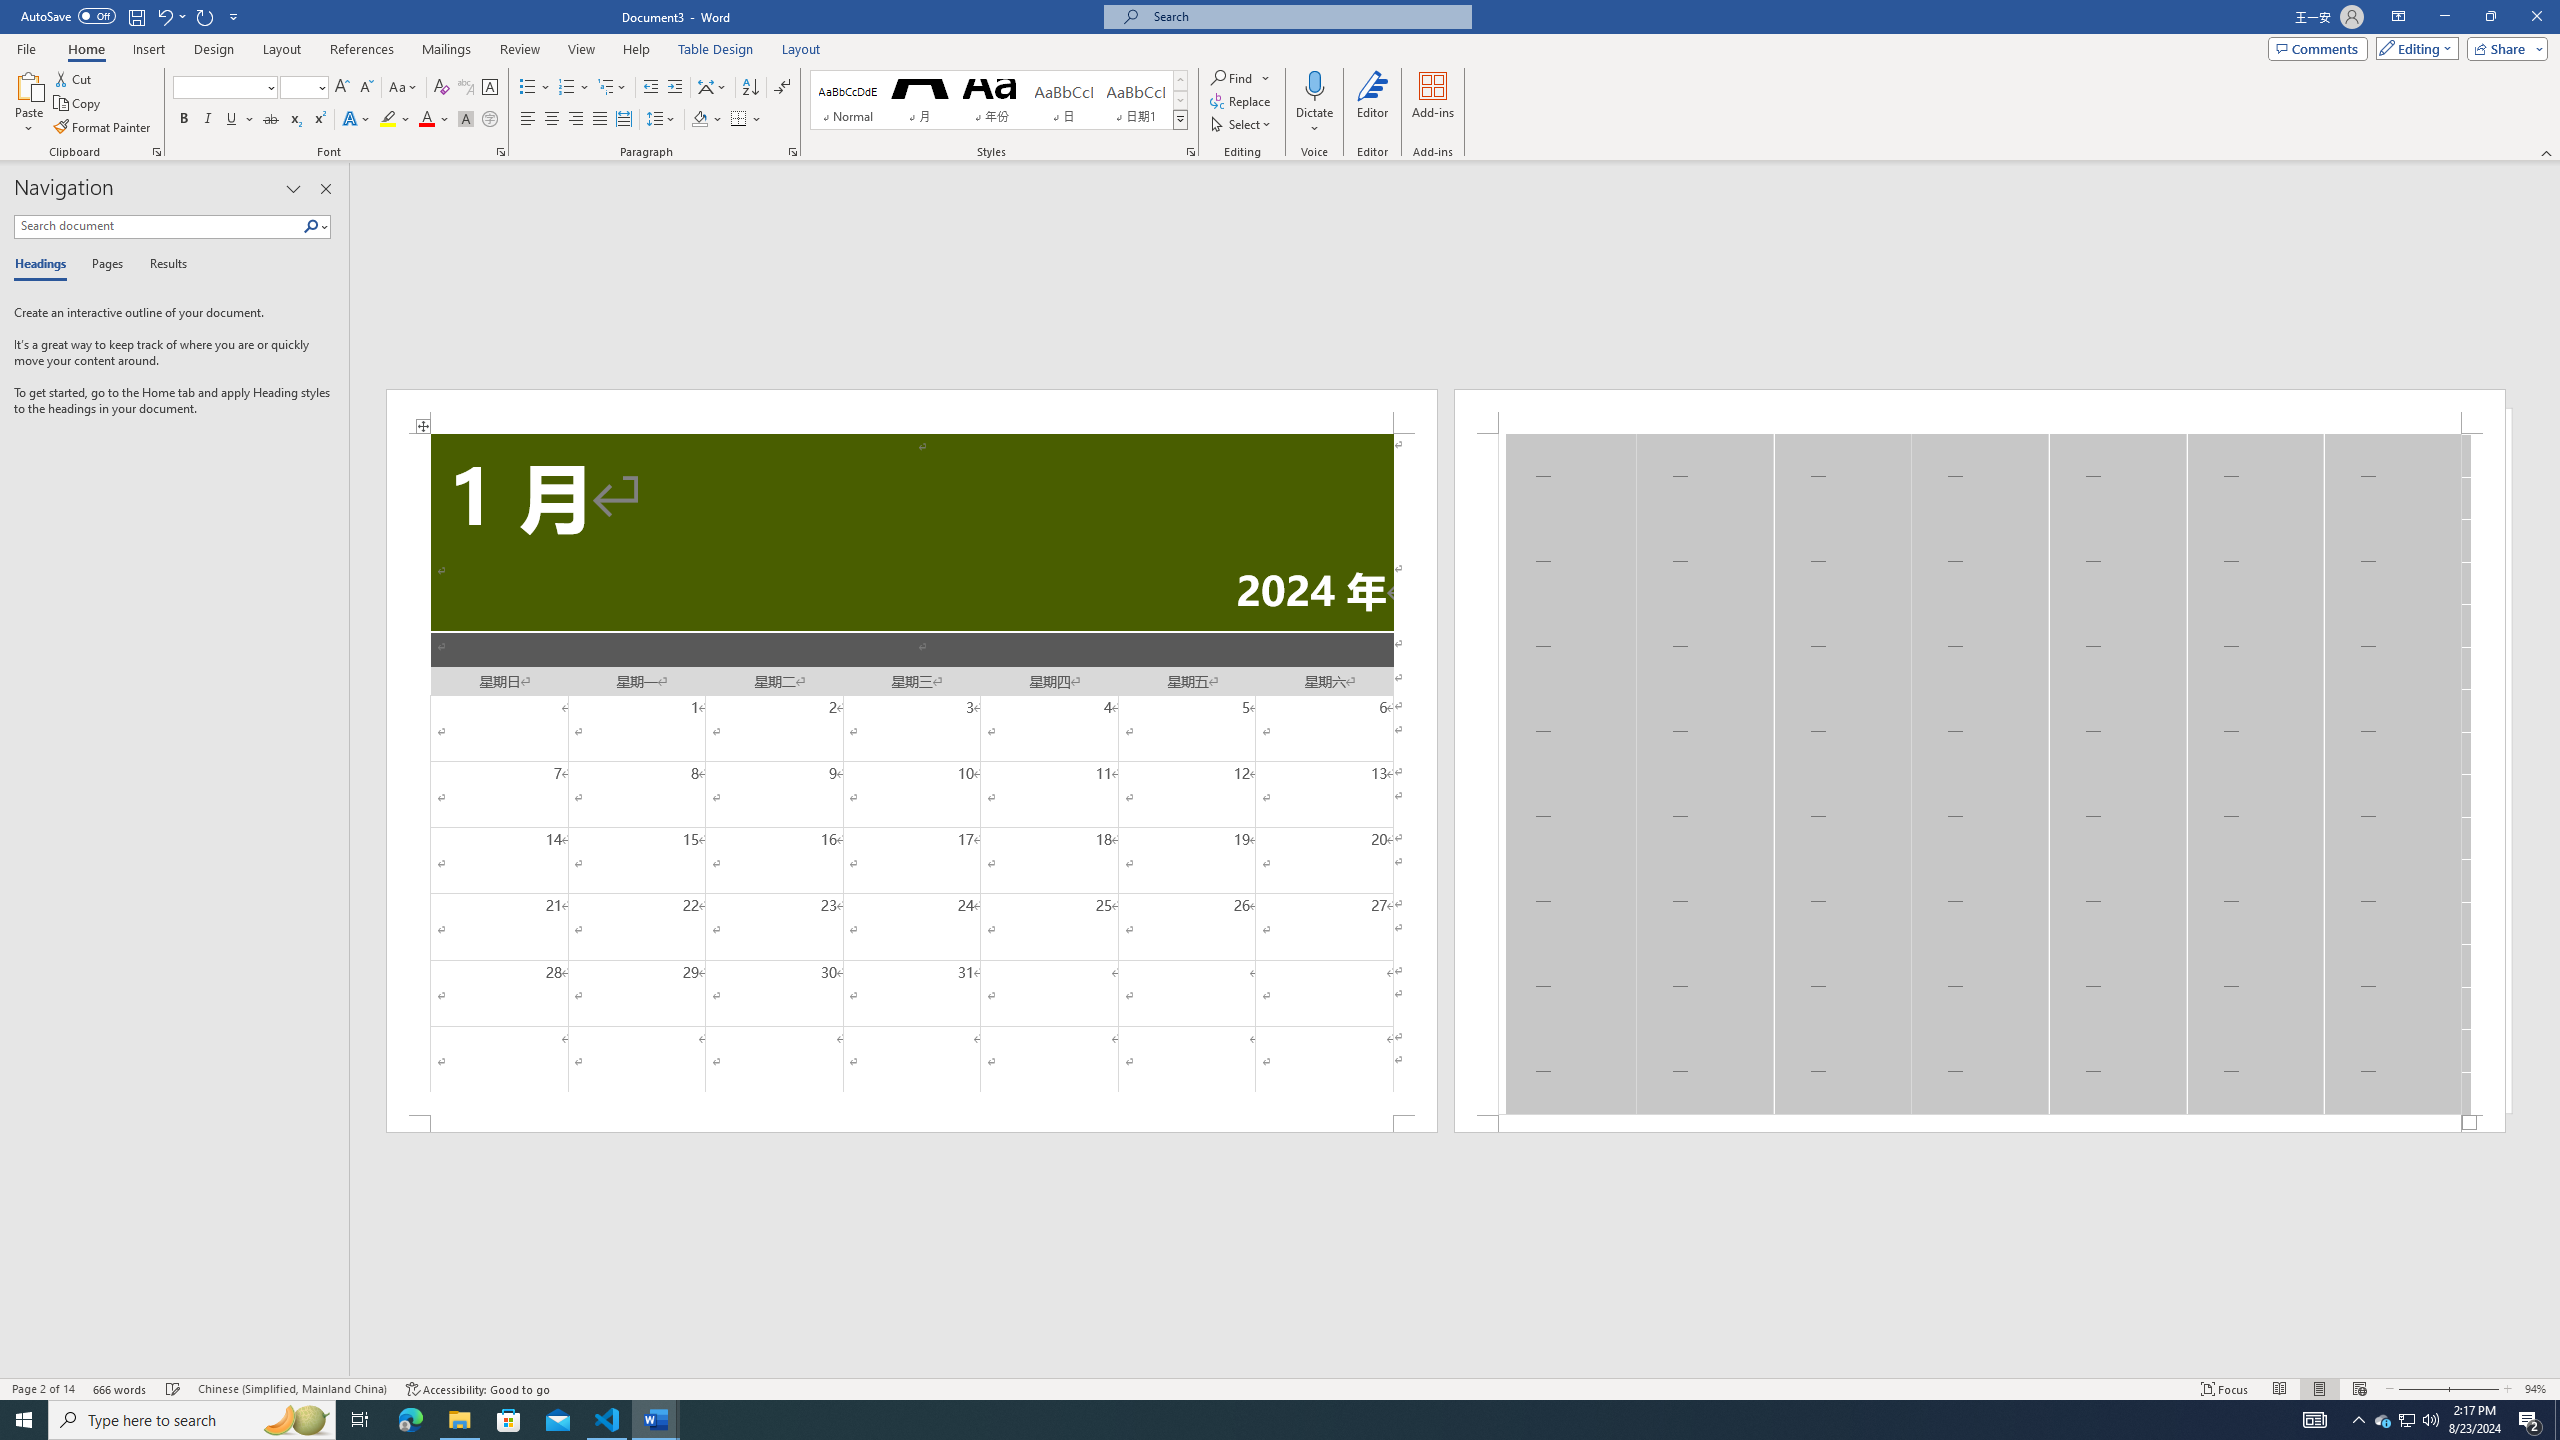 The height and width of the screenshot is (1440, 2560). Describe the element at coordinates (1280, 1387) in the screenshot. I see `'Class: MsoCommandBar'` at that location.